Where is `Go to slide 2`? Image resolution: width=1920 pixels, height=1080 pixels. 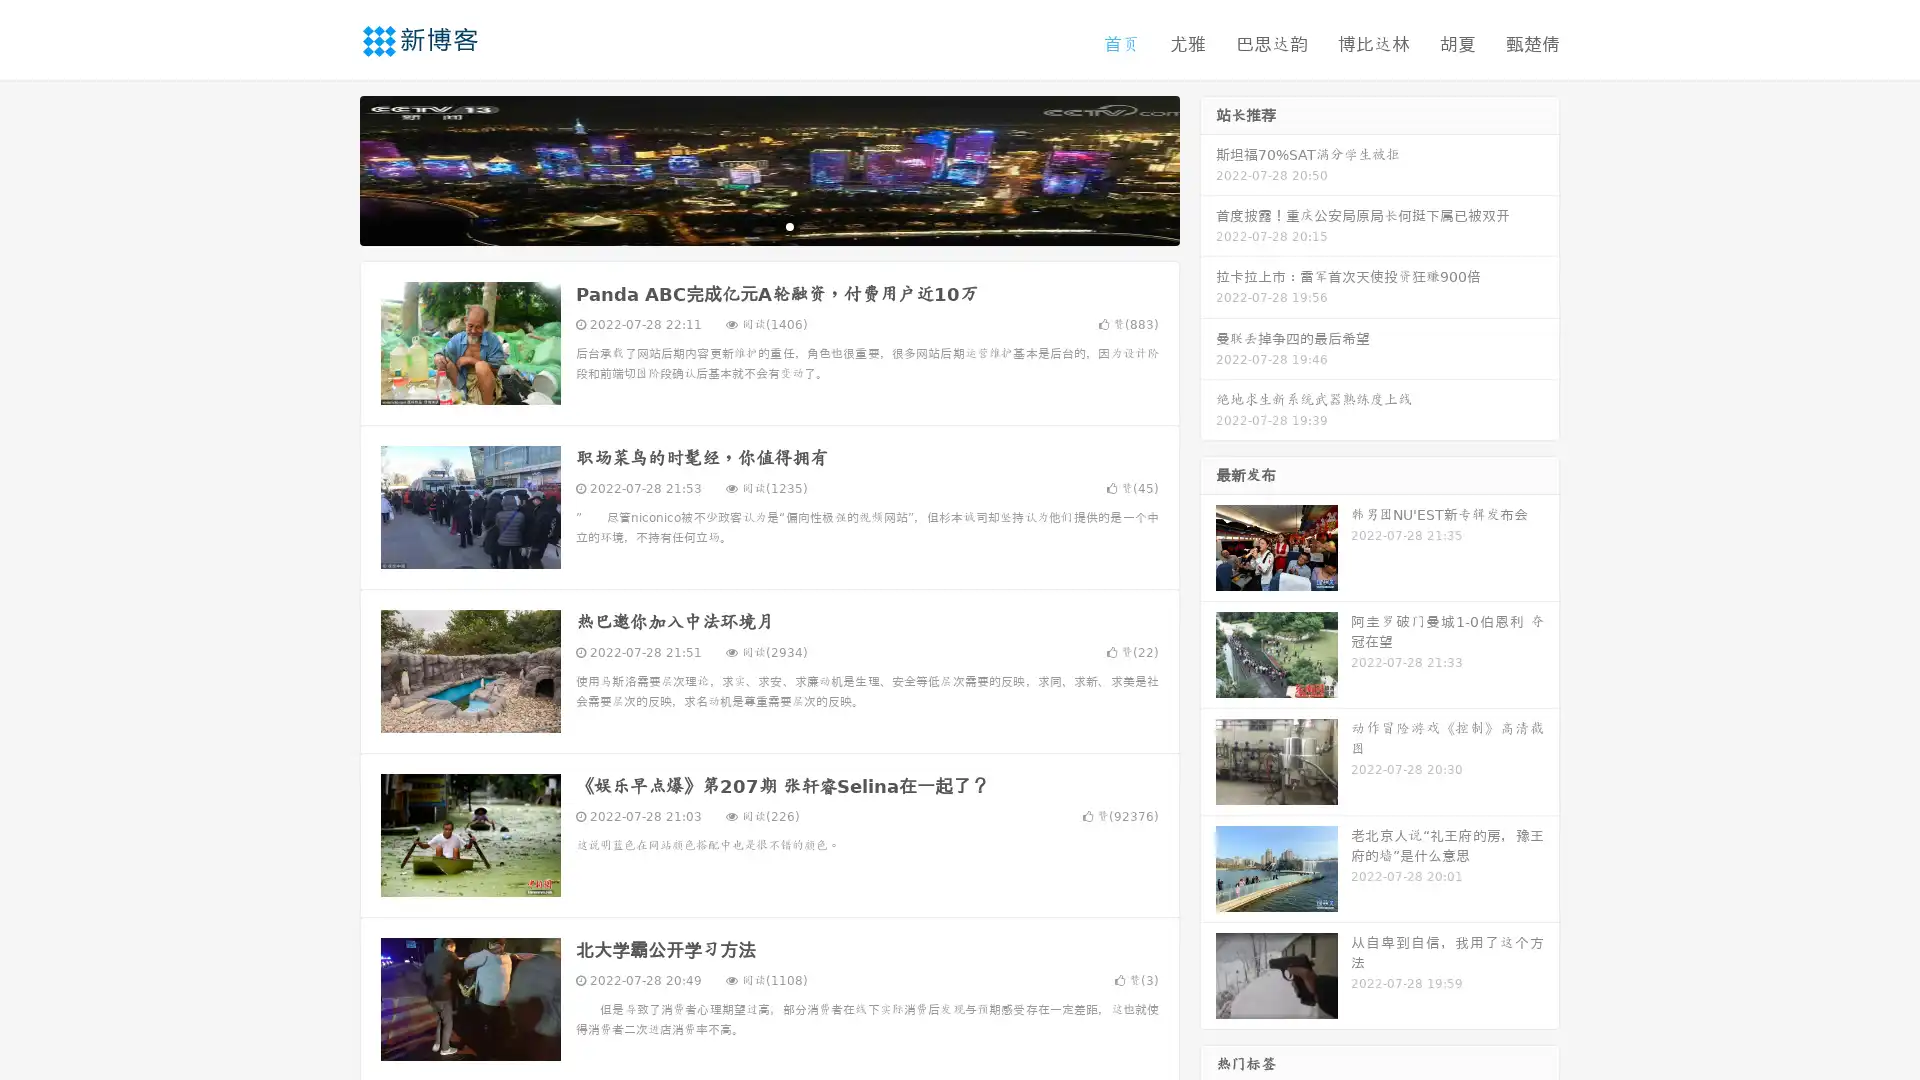 Go to slide 2 is located at coordinates (768, 225).